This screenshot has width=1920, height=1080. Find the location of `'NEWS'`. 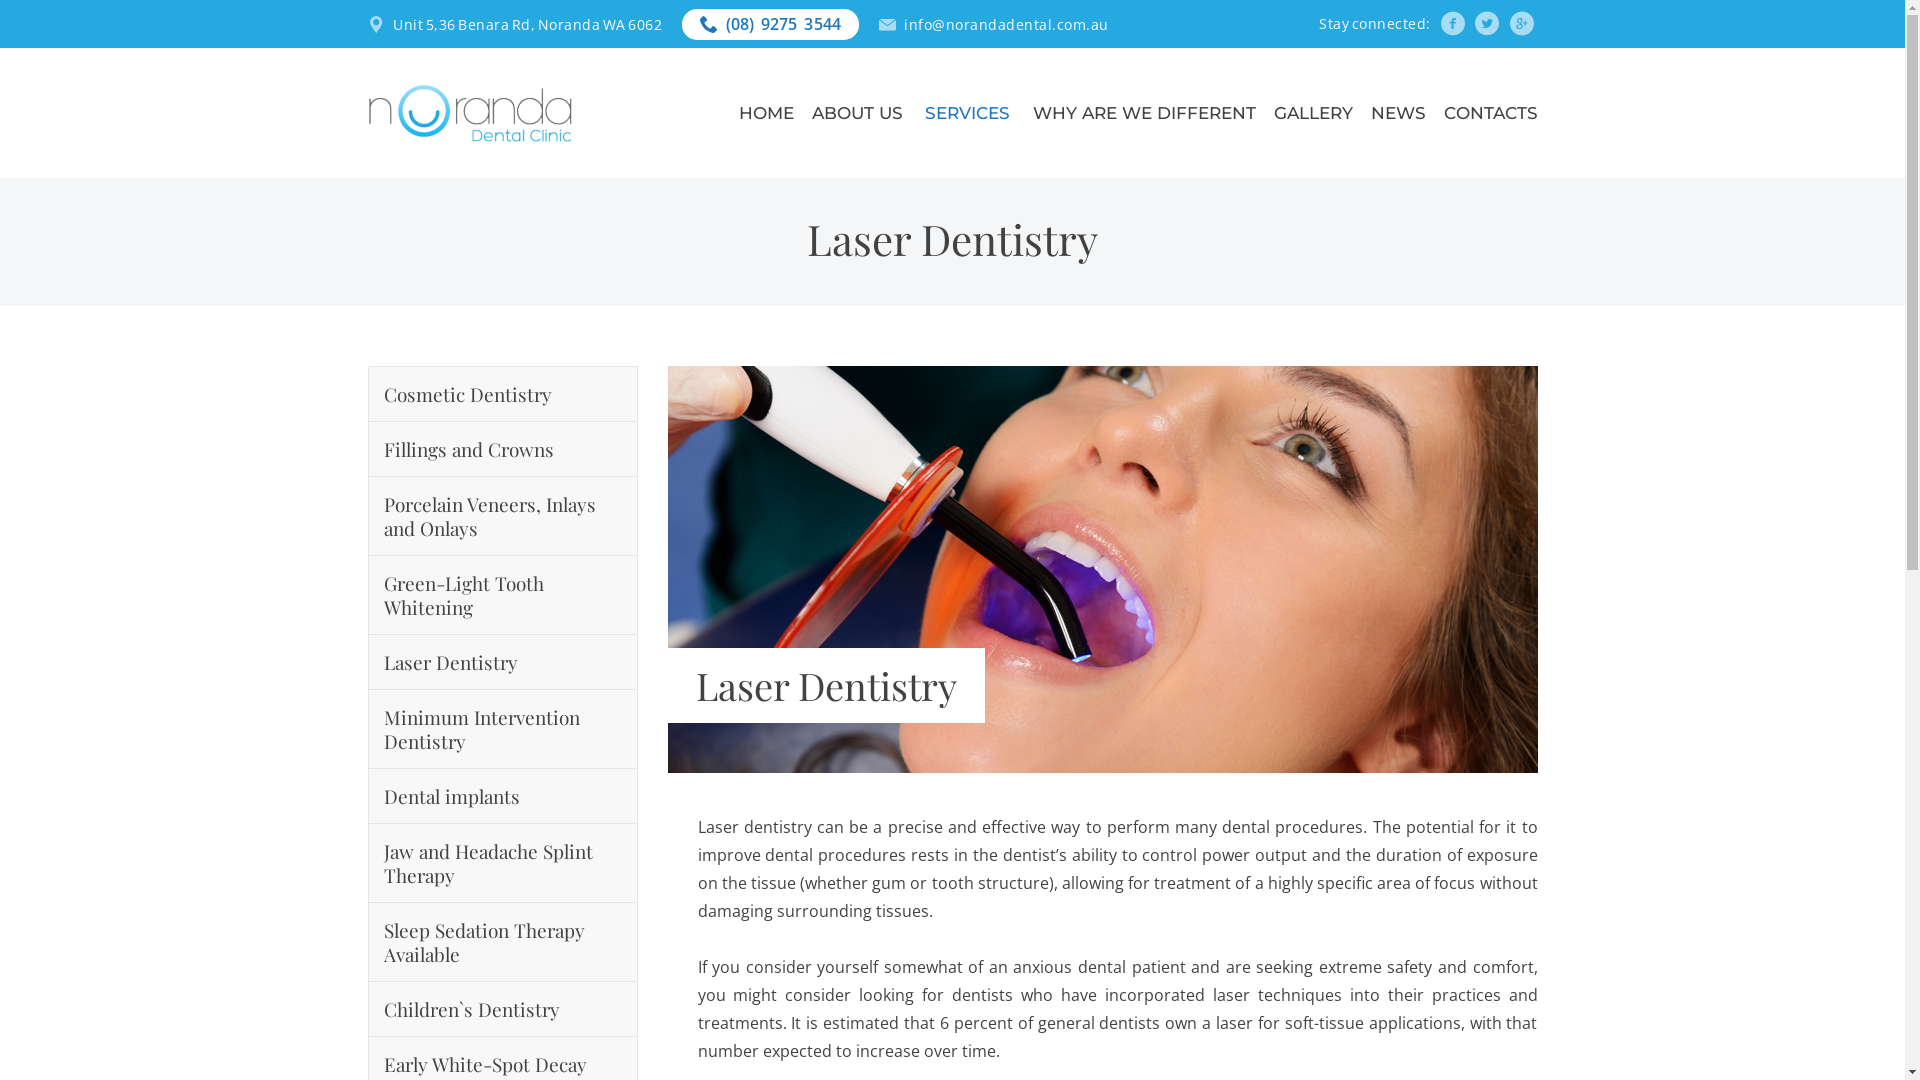

'NEWS' is located at coordinates (1396, 112).